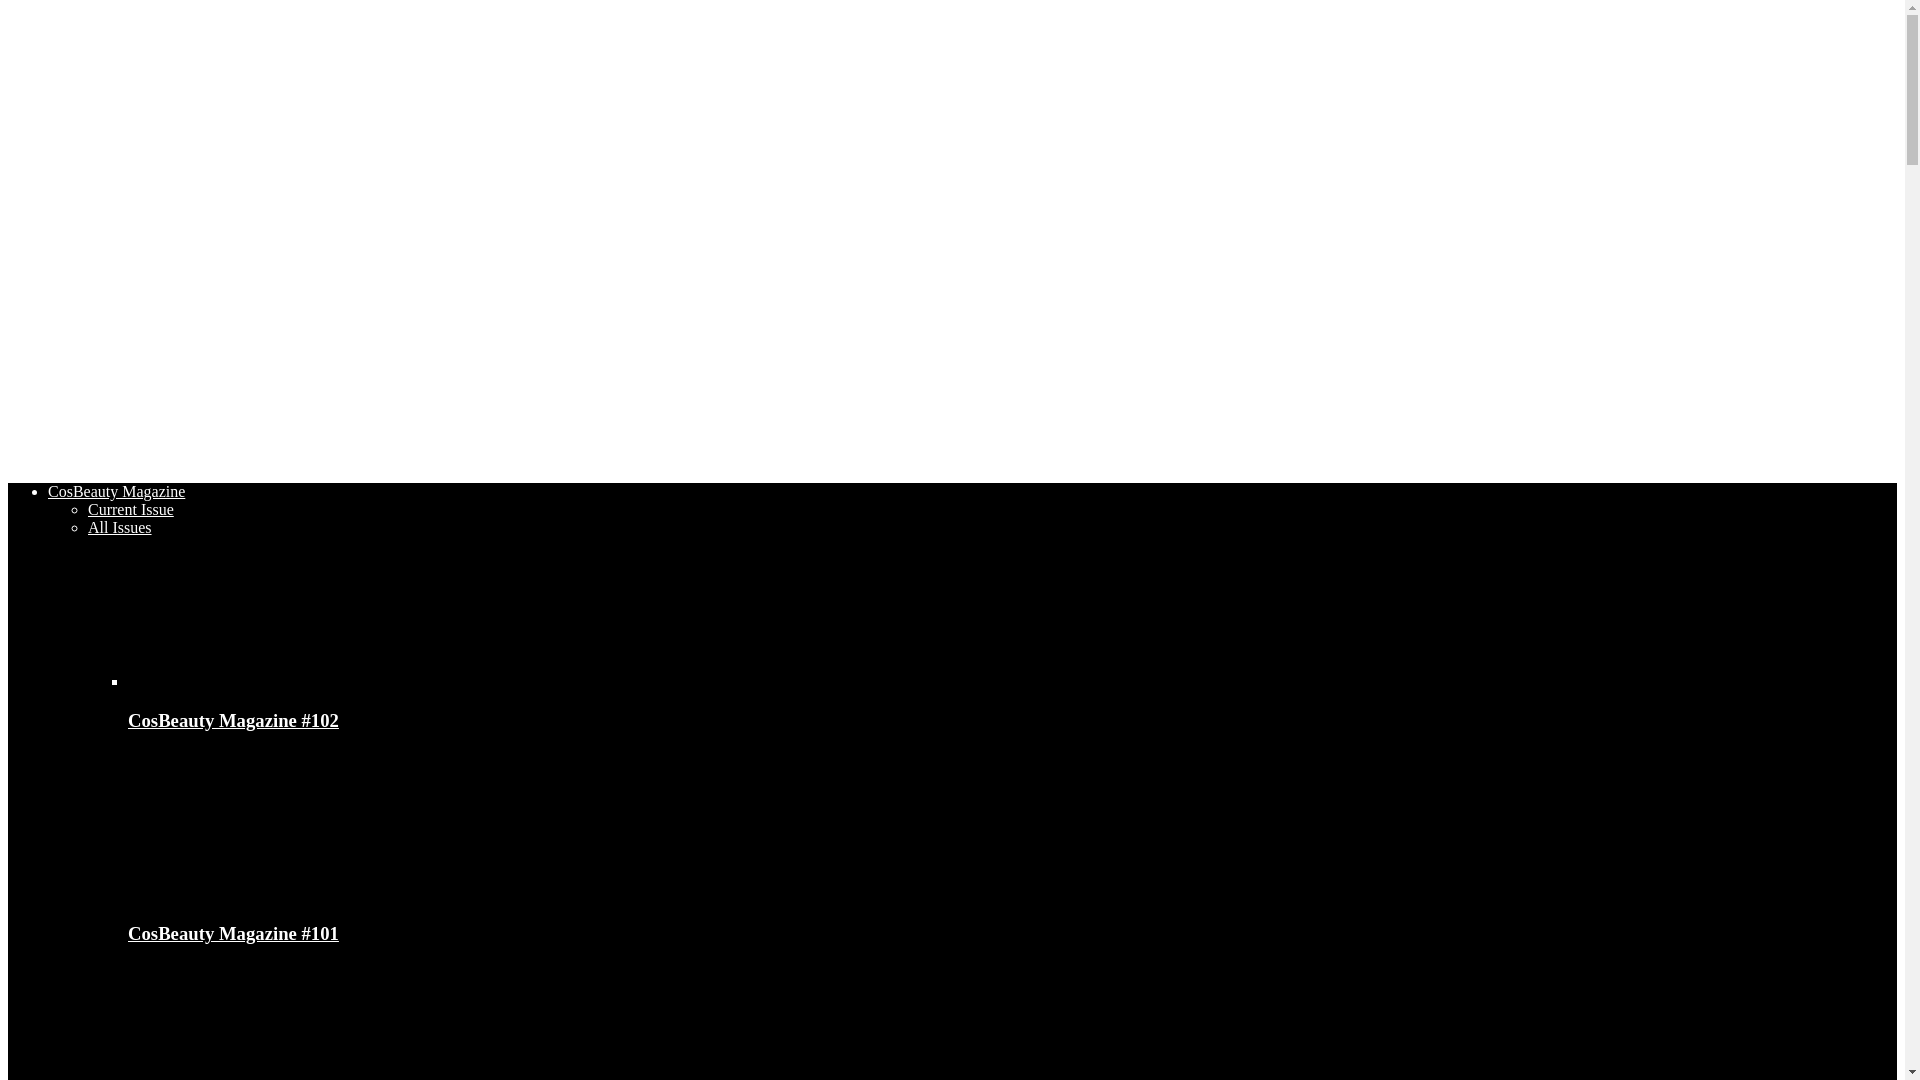 The height and width of the screenshot is (1080, 1920). Describe the element at coordinates (129, 508) in the screenshot. I see `'Current Issue'` at that location.